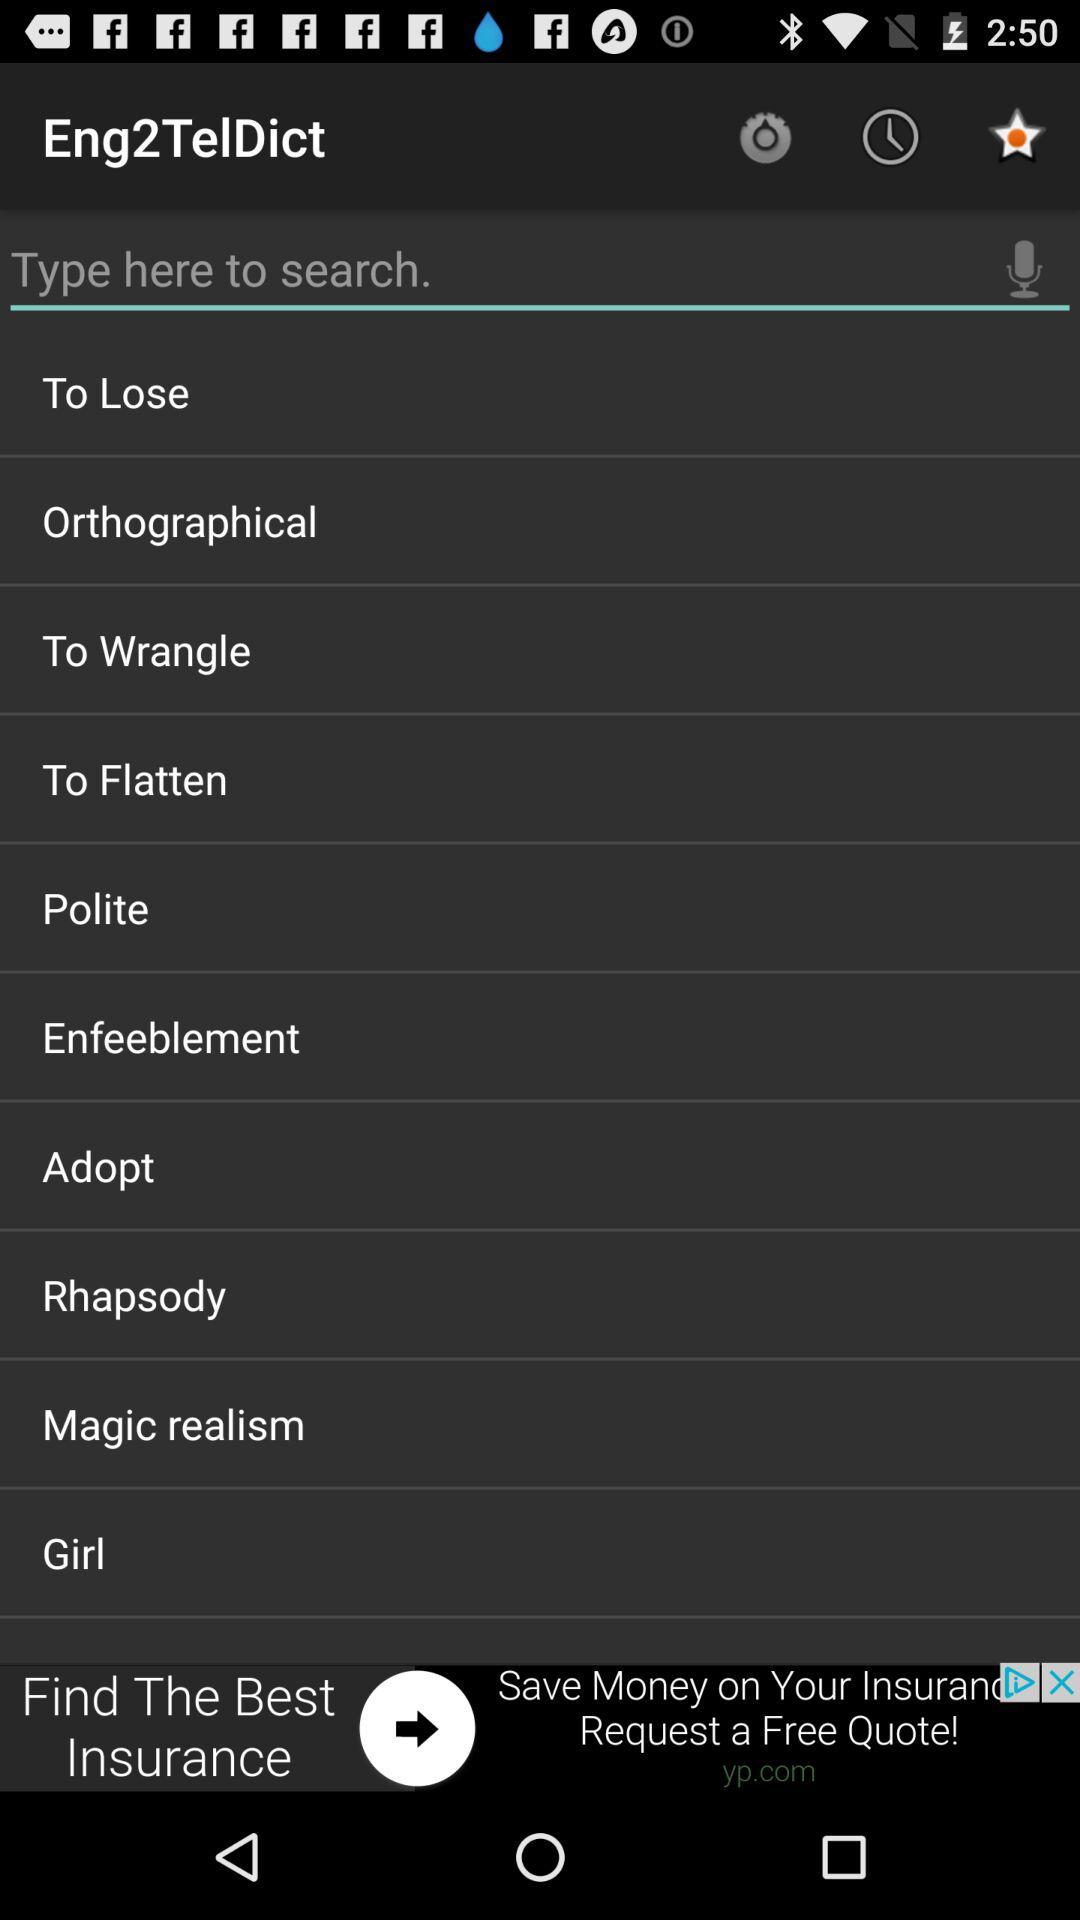 Image resolution: width=1080 pixels, height=1920 pixels. Describe the element at coordinates (1024, 268) in the screenshot. I see `audio search` at that location.